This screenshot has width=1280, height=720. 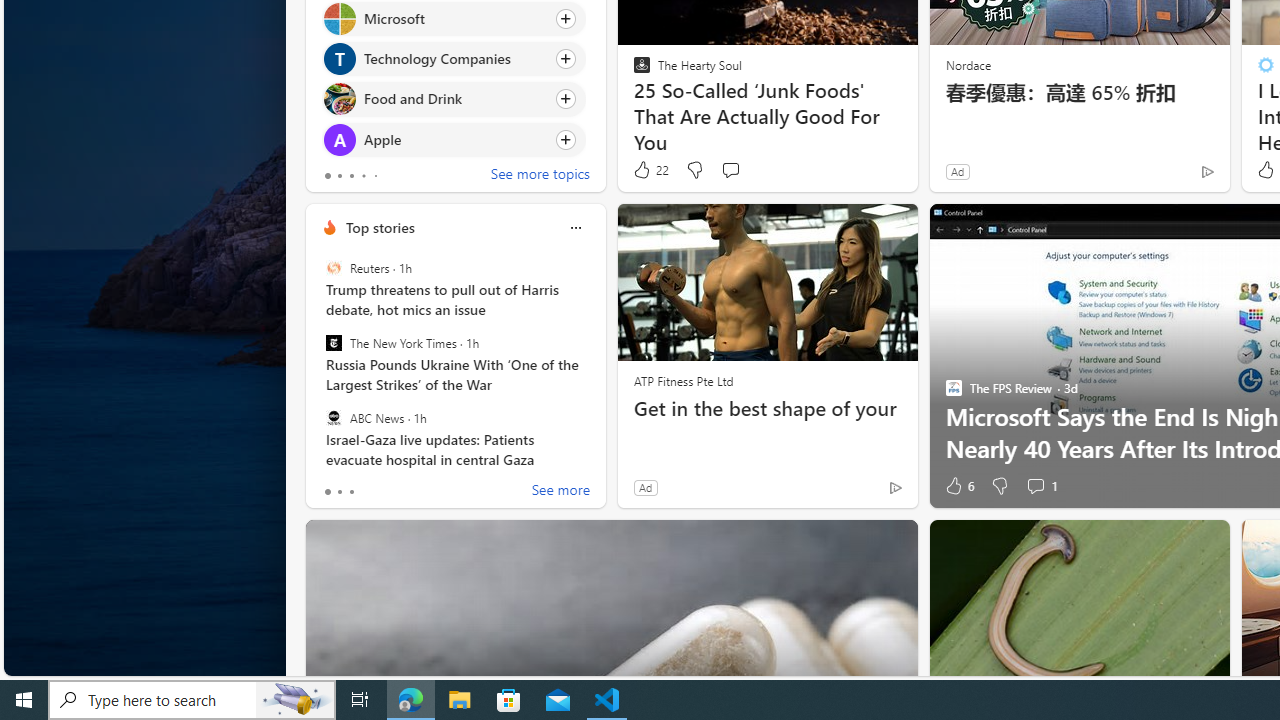 I want to click on 'See more topics', so click(x=540, y=175).